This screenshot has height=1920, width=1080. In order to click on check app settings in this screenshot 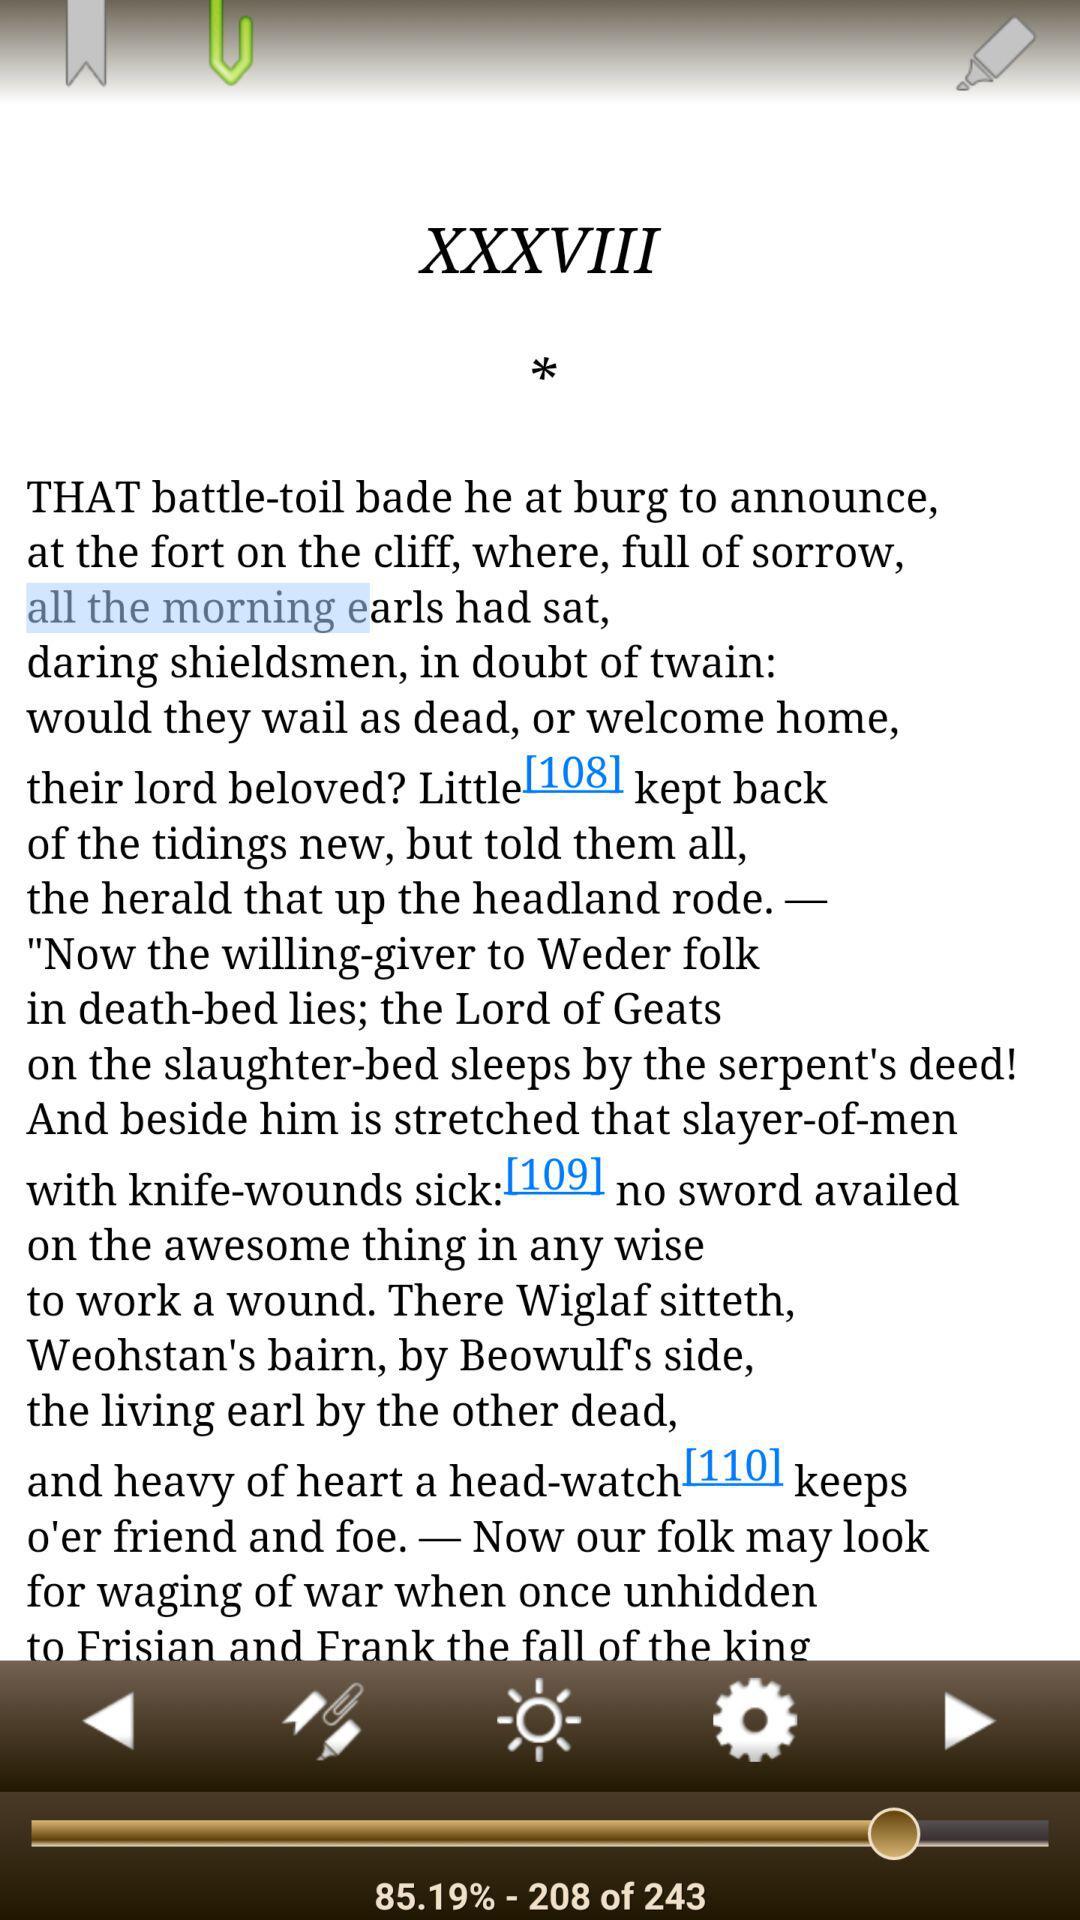, I will do `click(756, 1725)`.